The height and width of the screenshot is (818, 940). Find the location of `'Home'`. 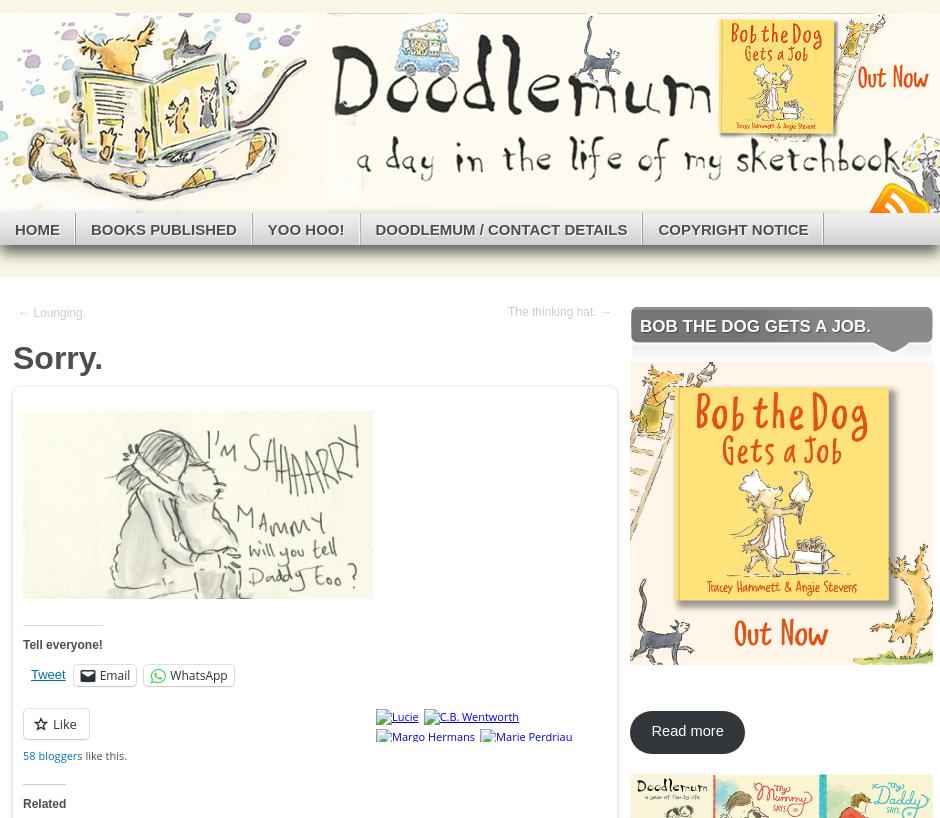

'Home' is located at coordinates (15, 228).